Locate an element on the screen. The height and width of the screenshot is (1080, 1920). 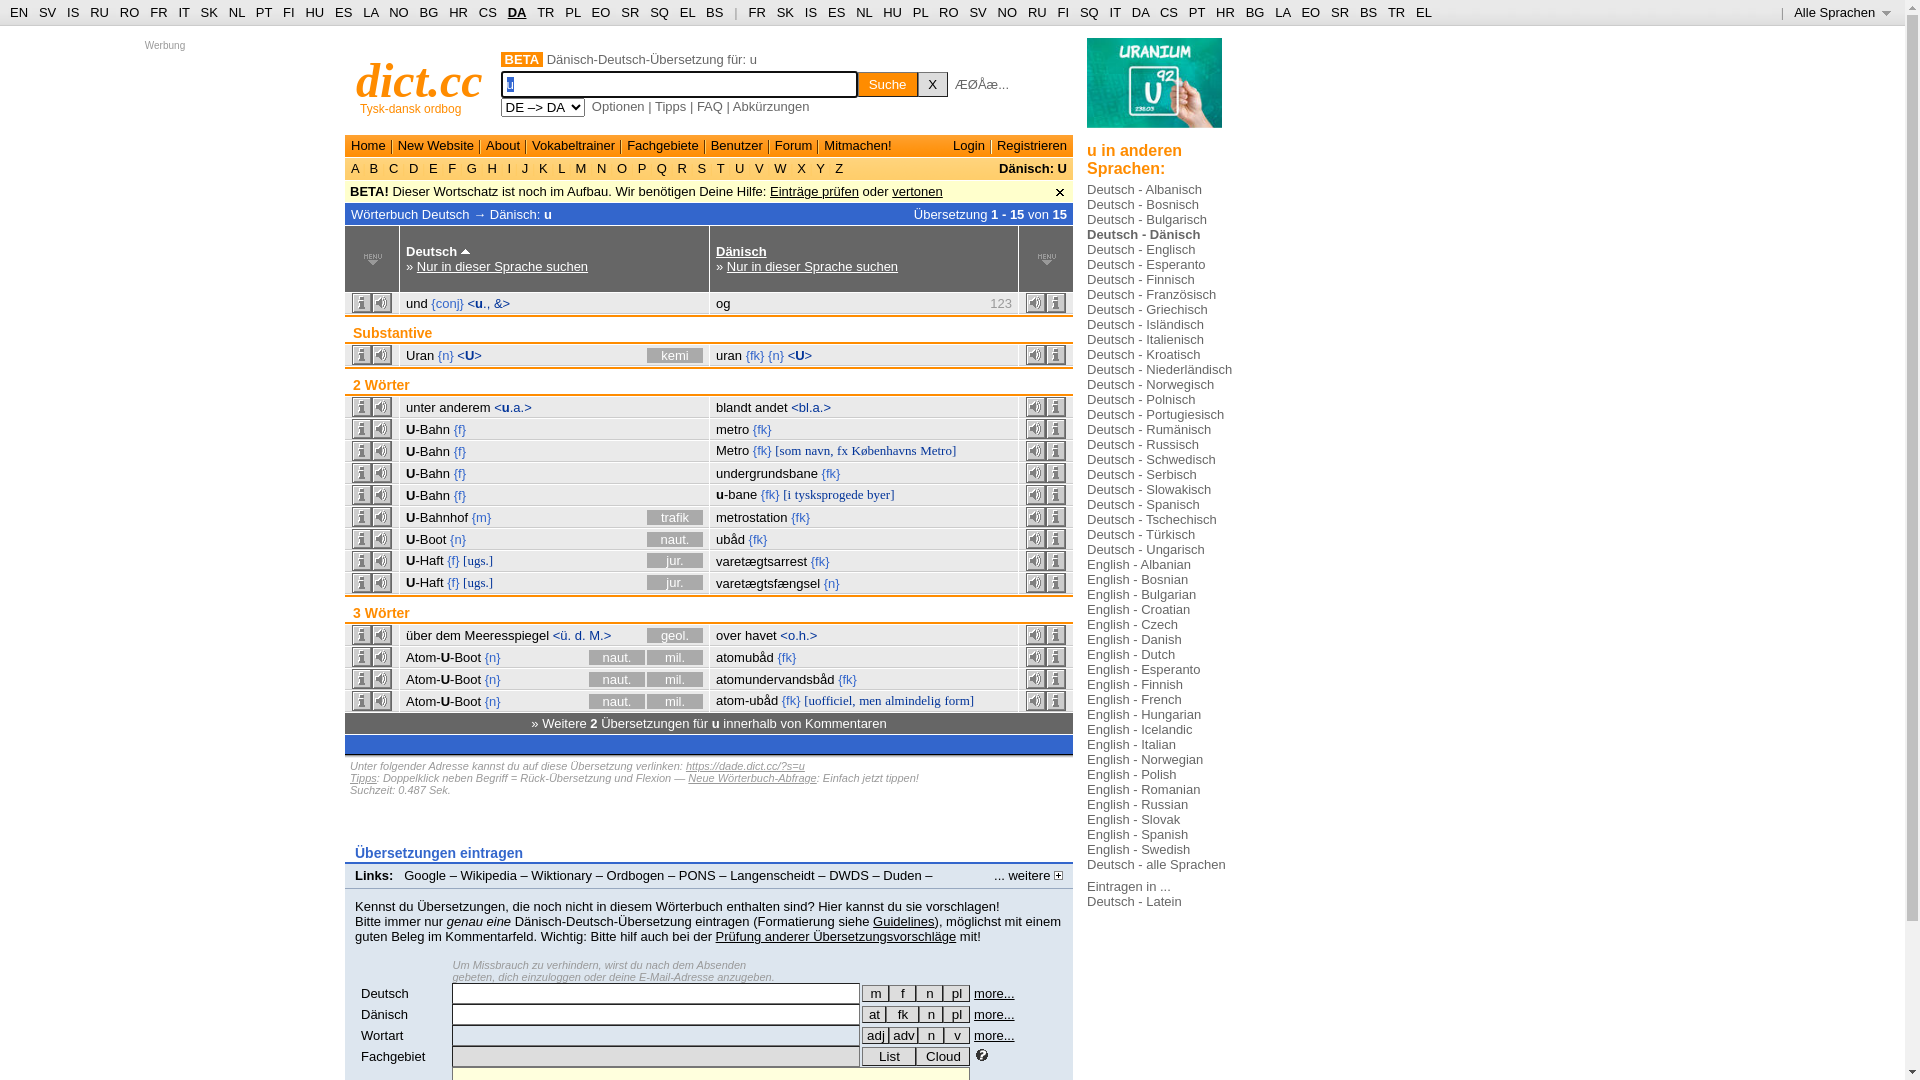
'English - Spanish' is located at coordinates (1137, 834).